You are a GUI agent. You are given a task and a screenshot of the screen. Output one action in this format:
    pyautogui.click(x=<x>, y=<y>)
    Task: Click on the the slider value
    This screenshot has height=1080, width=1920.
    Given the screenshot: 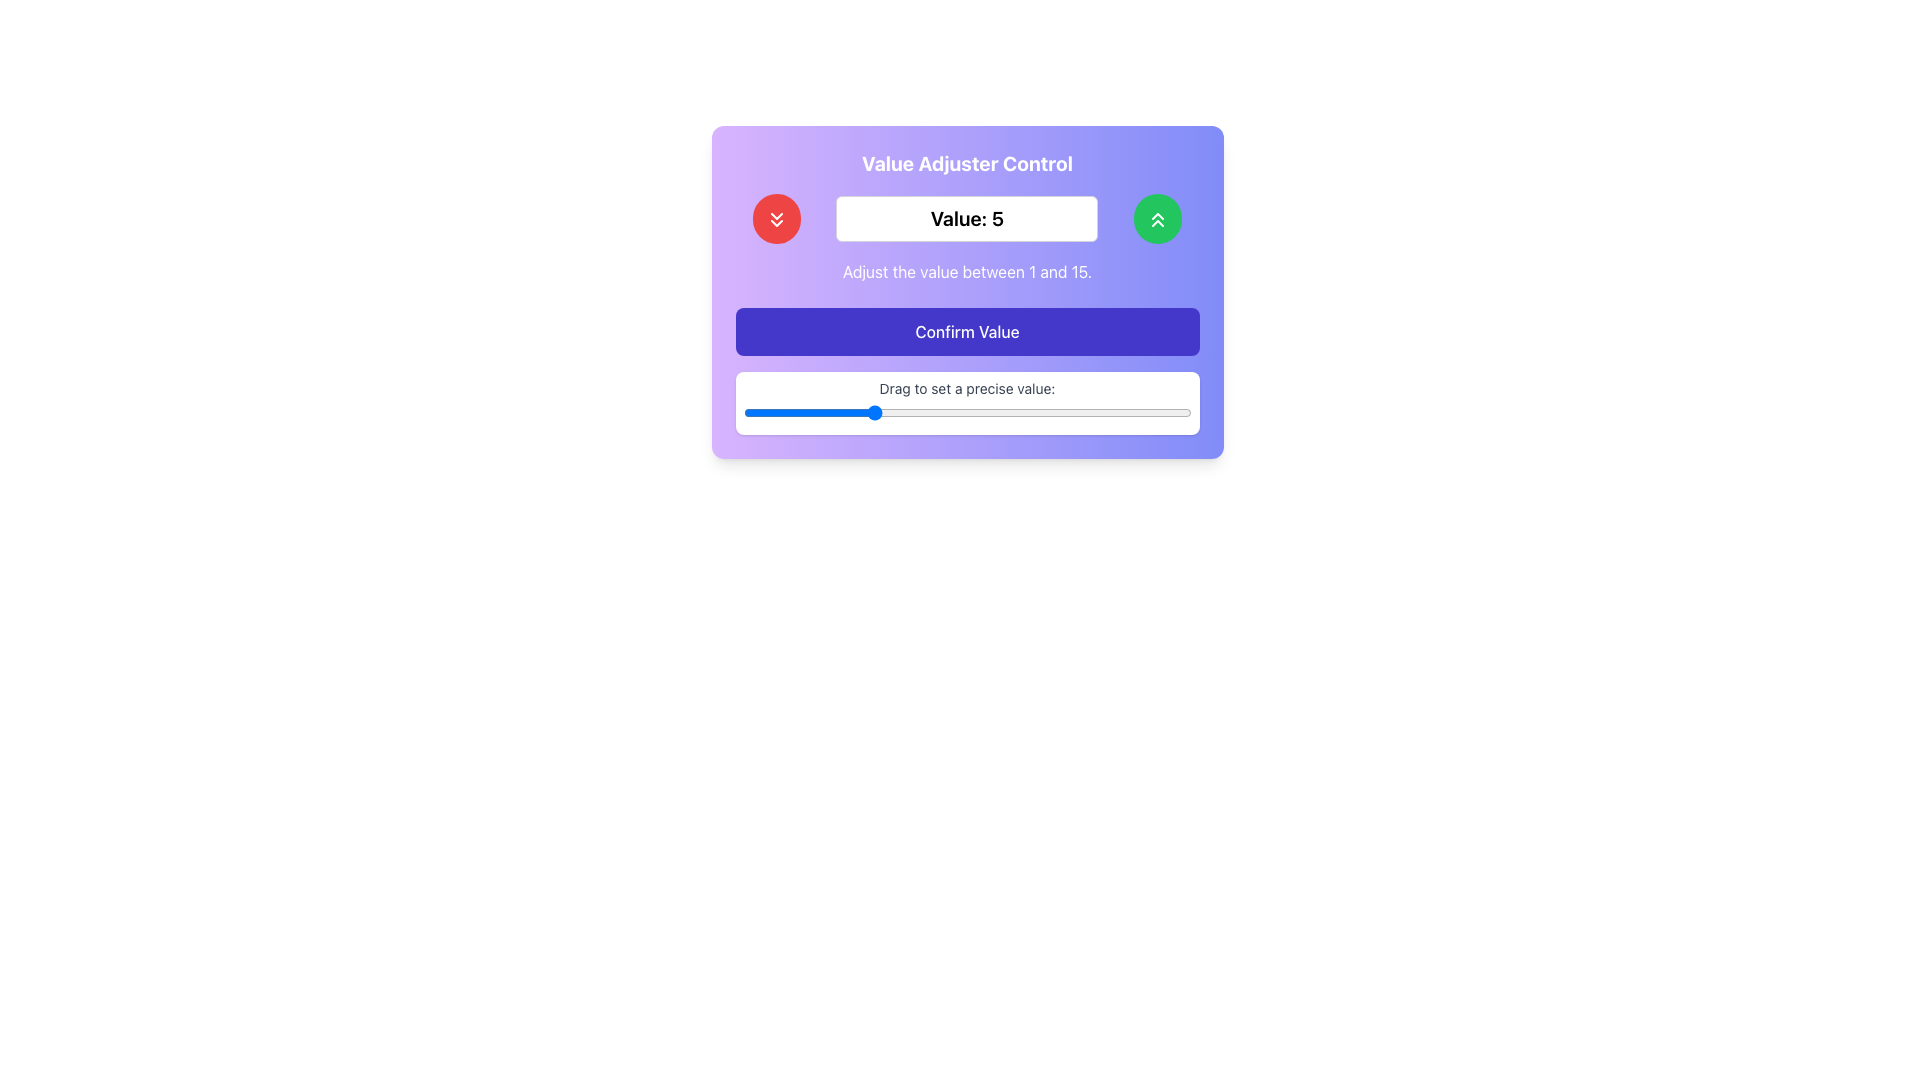 What is the action you would take?
    pyautogui.click(x=967, y=412)
    